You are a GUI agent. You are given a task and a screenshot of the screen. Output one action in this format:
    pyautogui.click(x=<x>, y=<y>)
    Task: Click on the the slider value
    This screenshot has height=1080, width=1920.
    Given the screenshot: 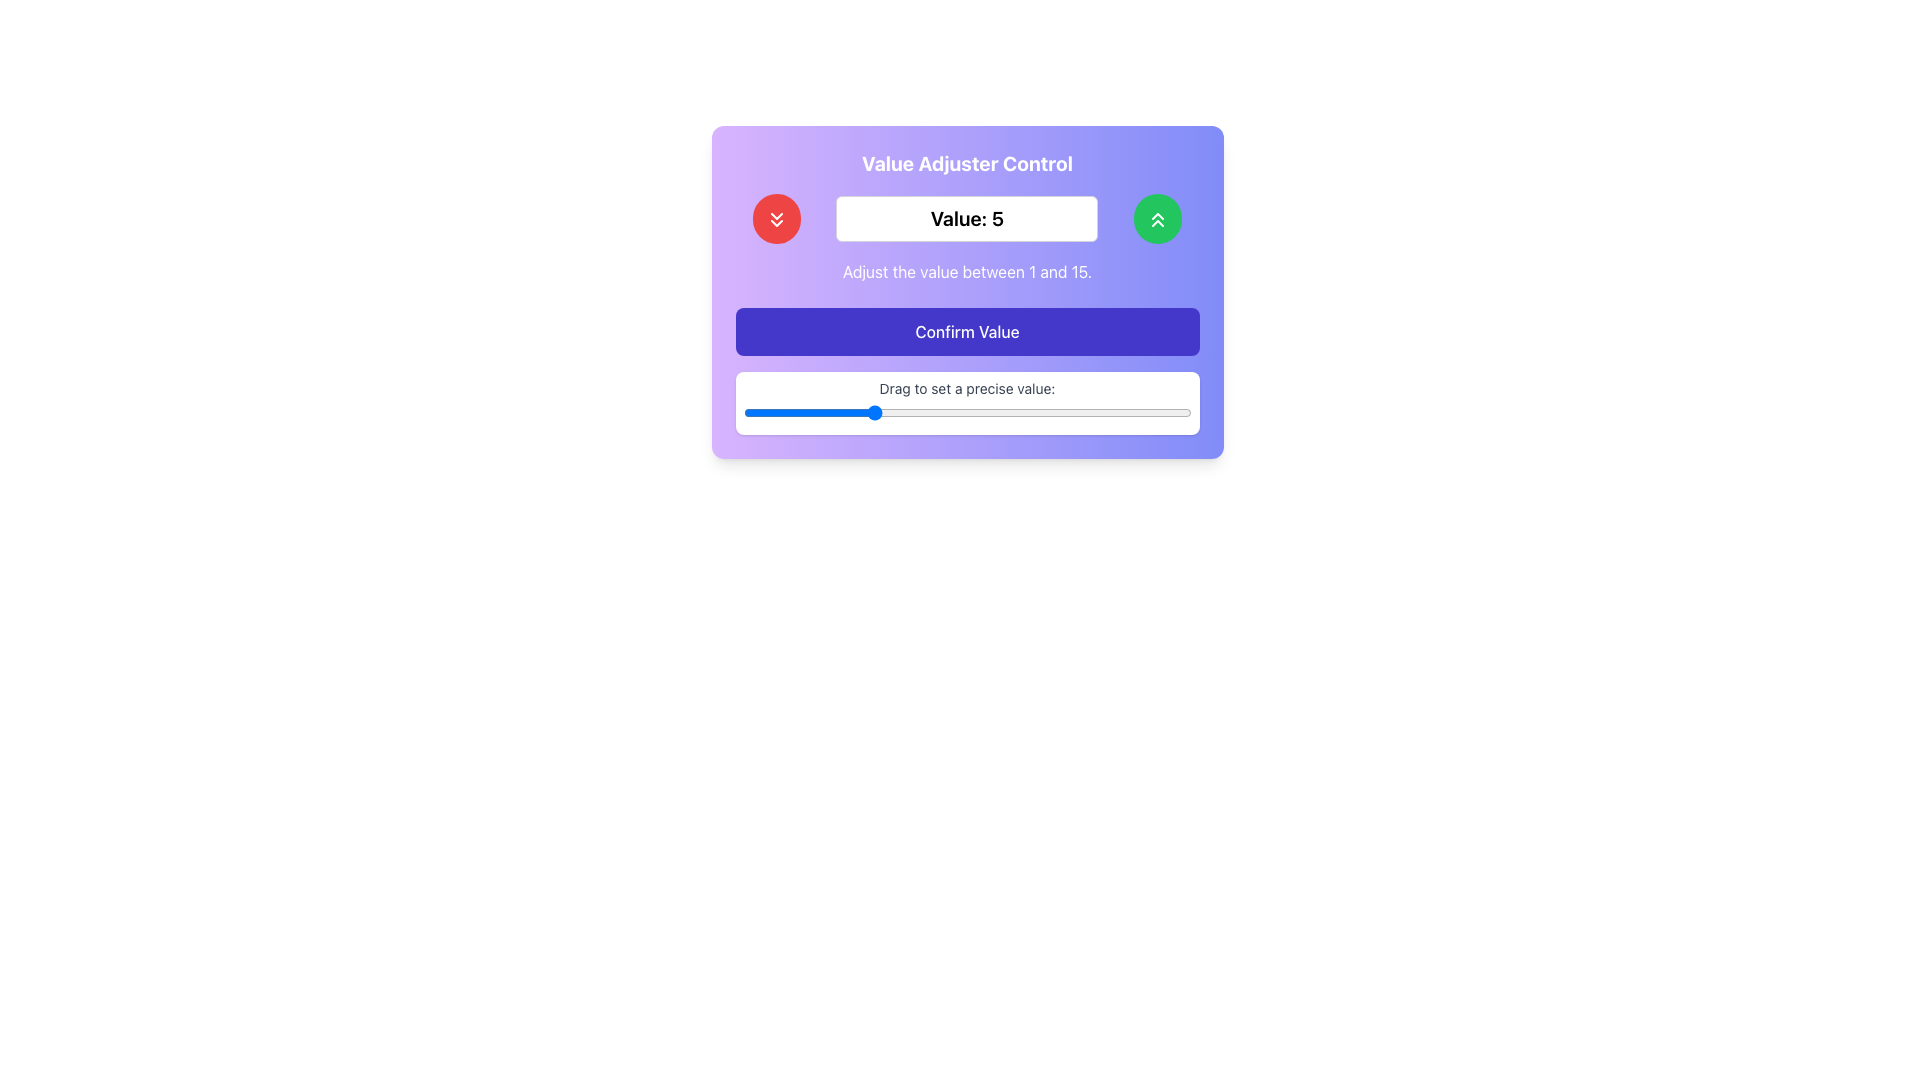 What is the action you would take?
    pyautogui.click(x=967, y=412)
    